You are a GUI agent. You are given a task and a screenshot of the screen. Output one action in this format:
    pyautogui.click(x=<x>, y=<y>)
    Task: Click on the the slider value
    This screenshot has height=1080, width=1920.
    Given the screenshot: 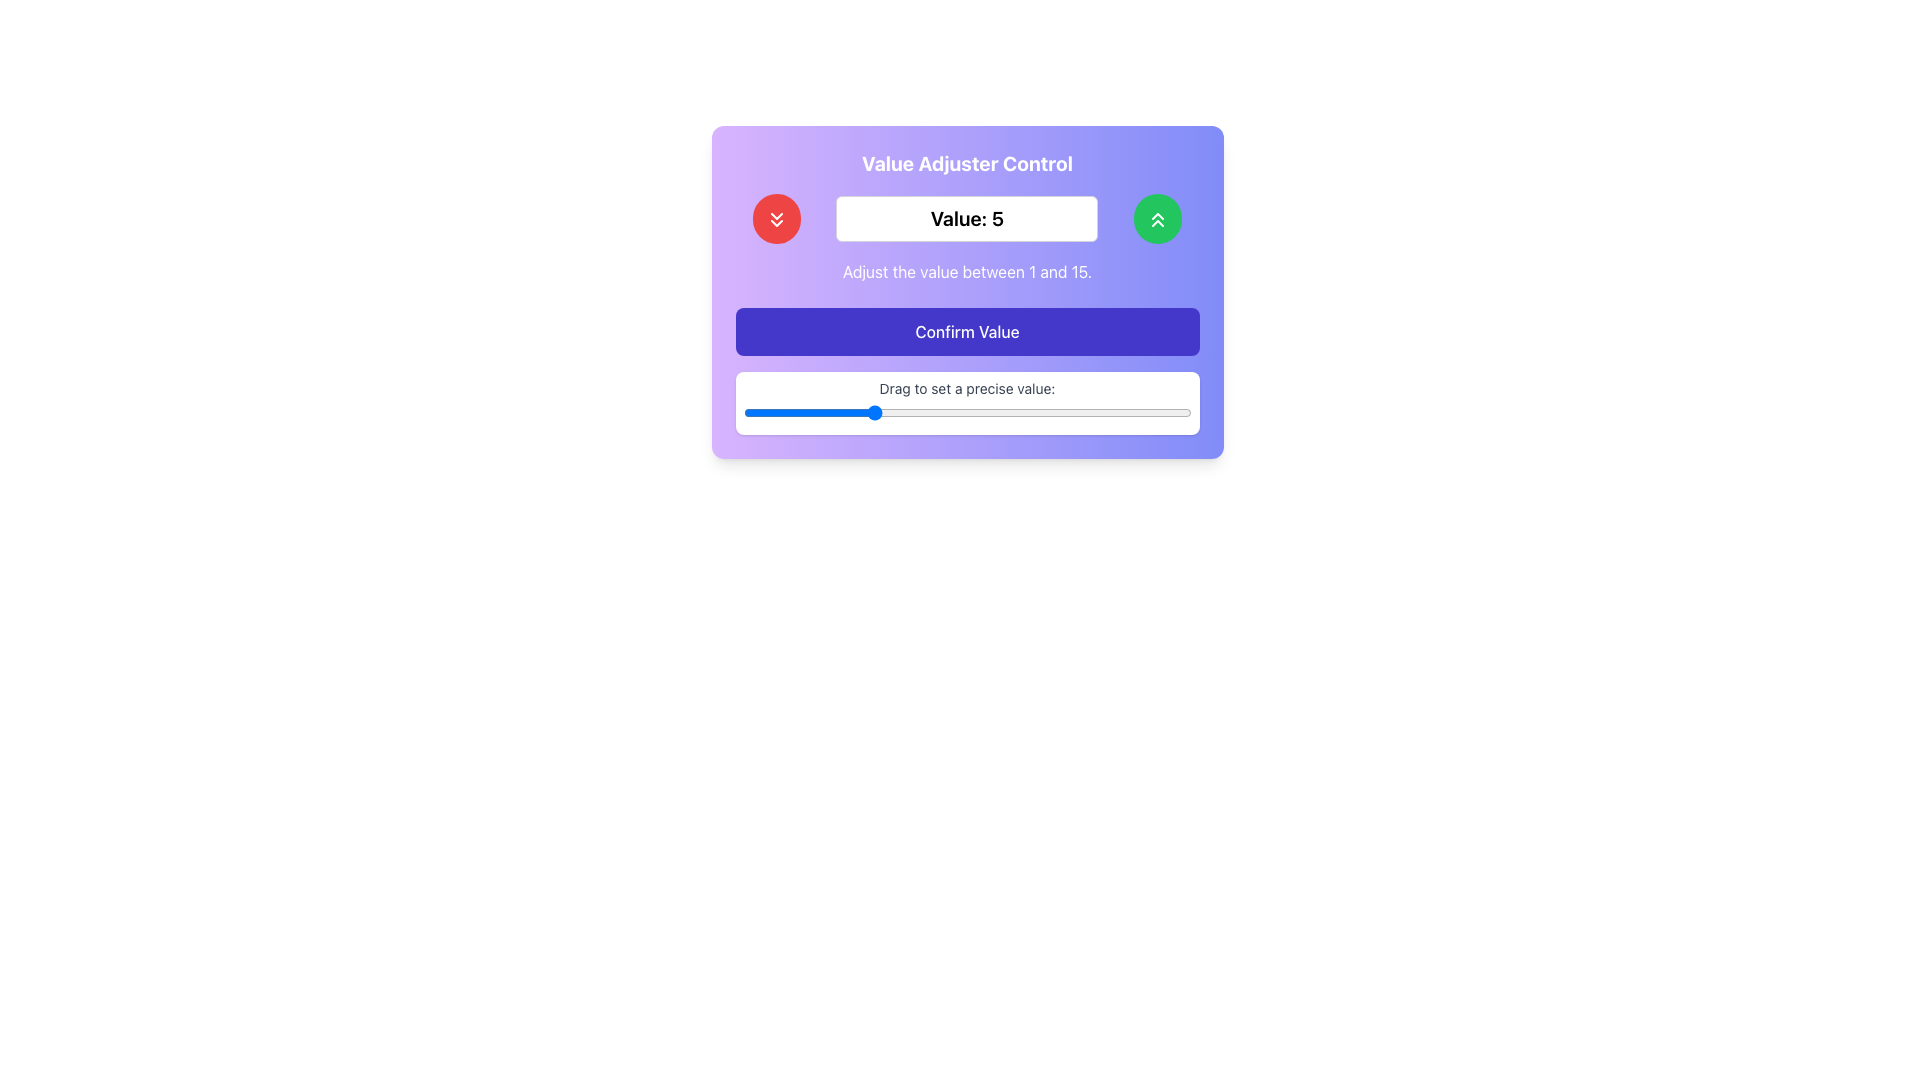 What is the action you would take?
    pyautogui.click(x=967, y=412)
    